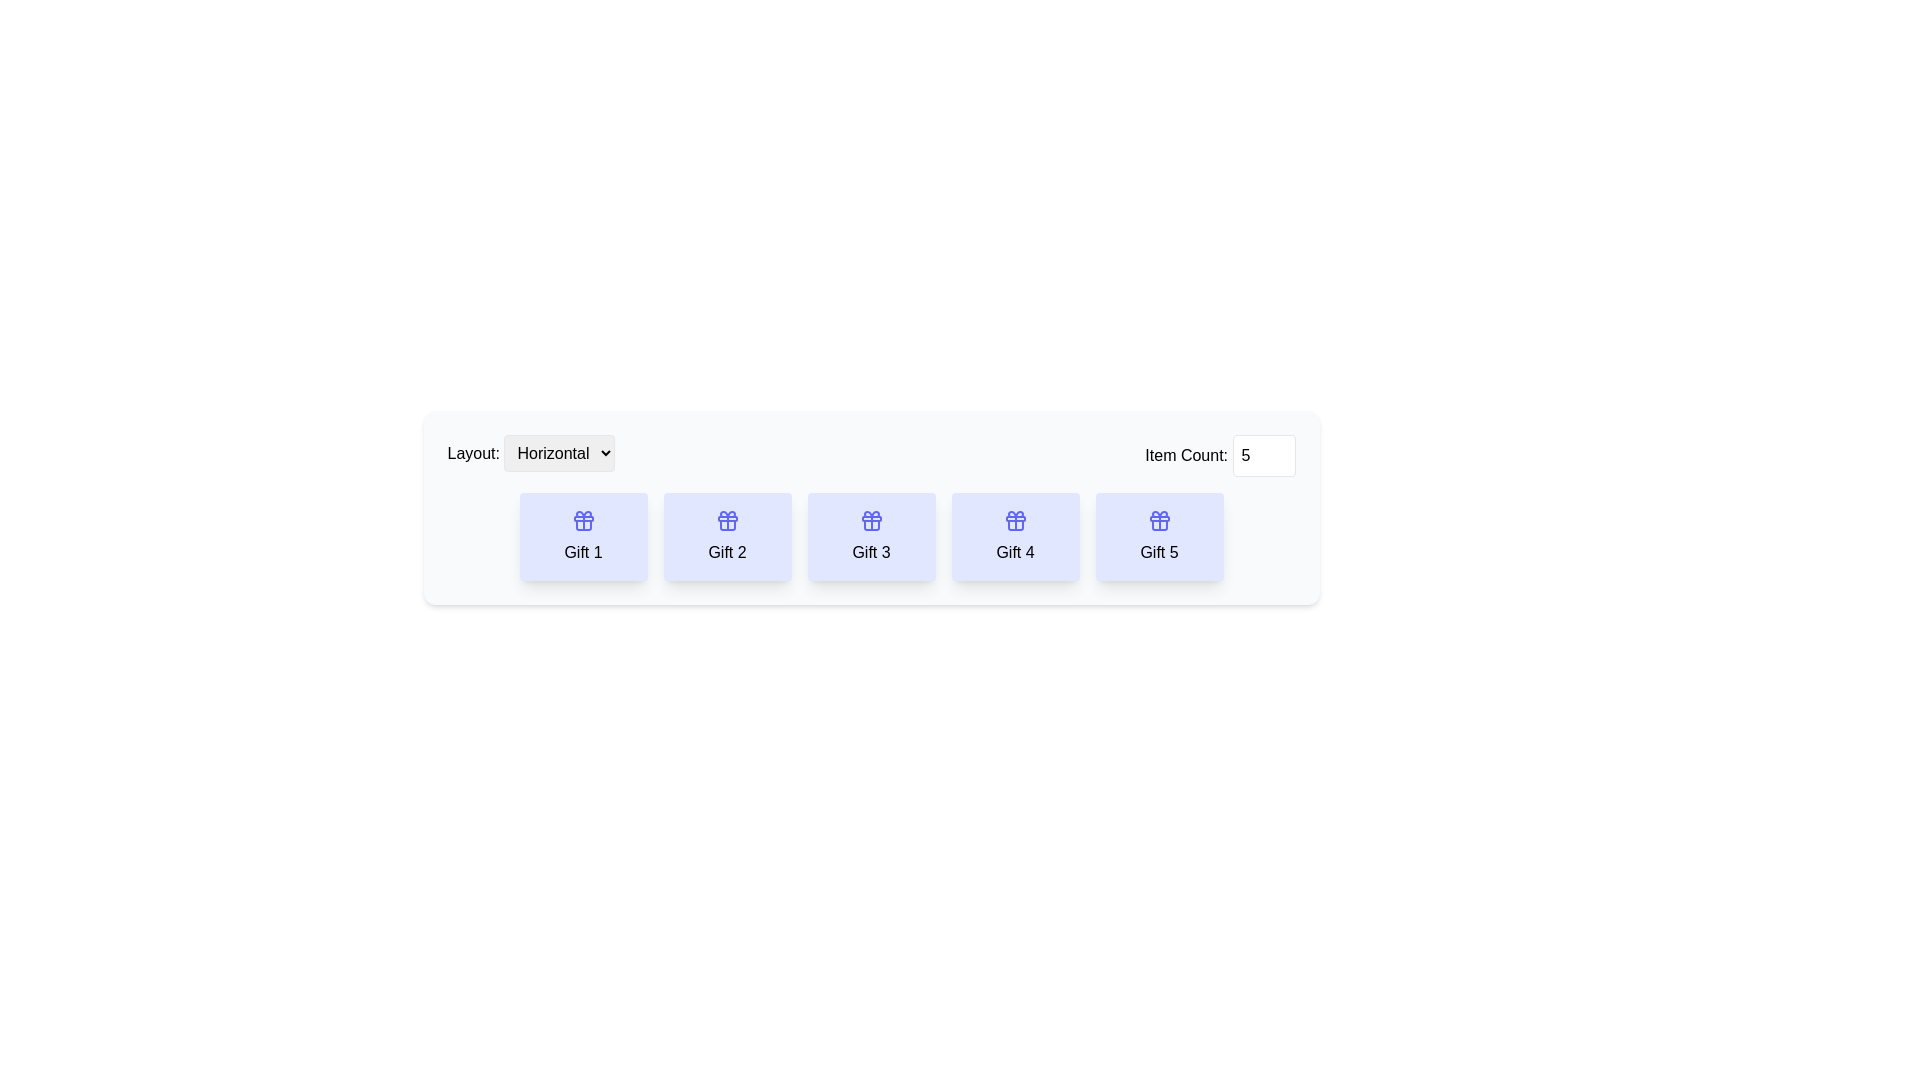 The width and height of the screenshot is (1920, 1080). What do you see at coordinates (559, 453) in the screenshot?
I see `the Dropdown menu located near the top-left corner of the UI section, to the right of the label 'Layout', which allows users to choose between 'Horizontal' and 'Vertical' layout options` at bounding box center [559, 453].